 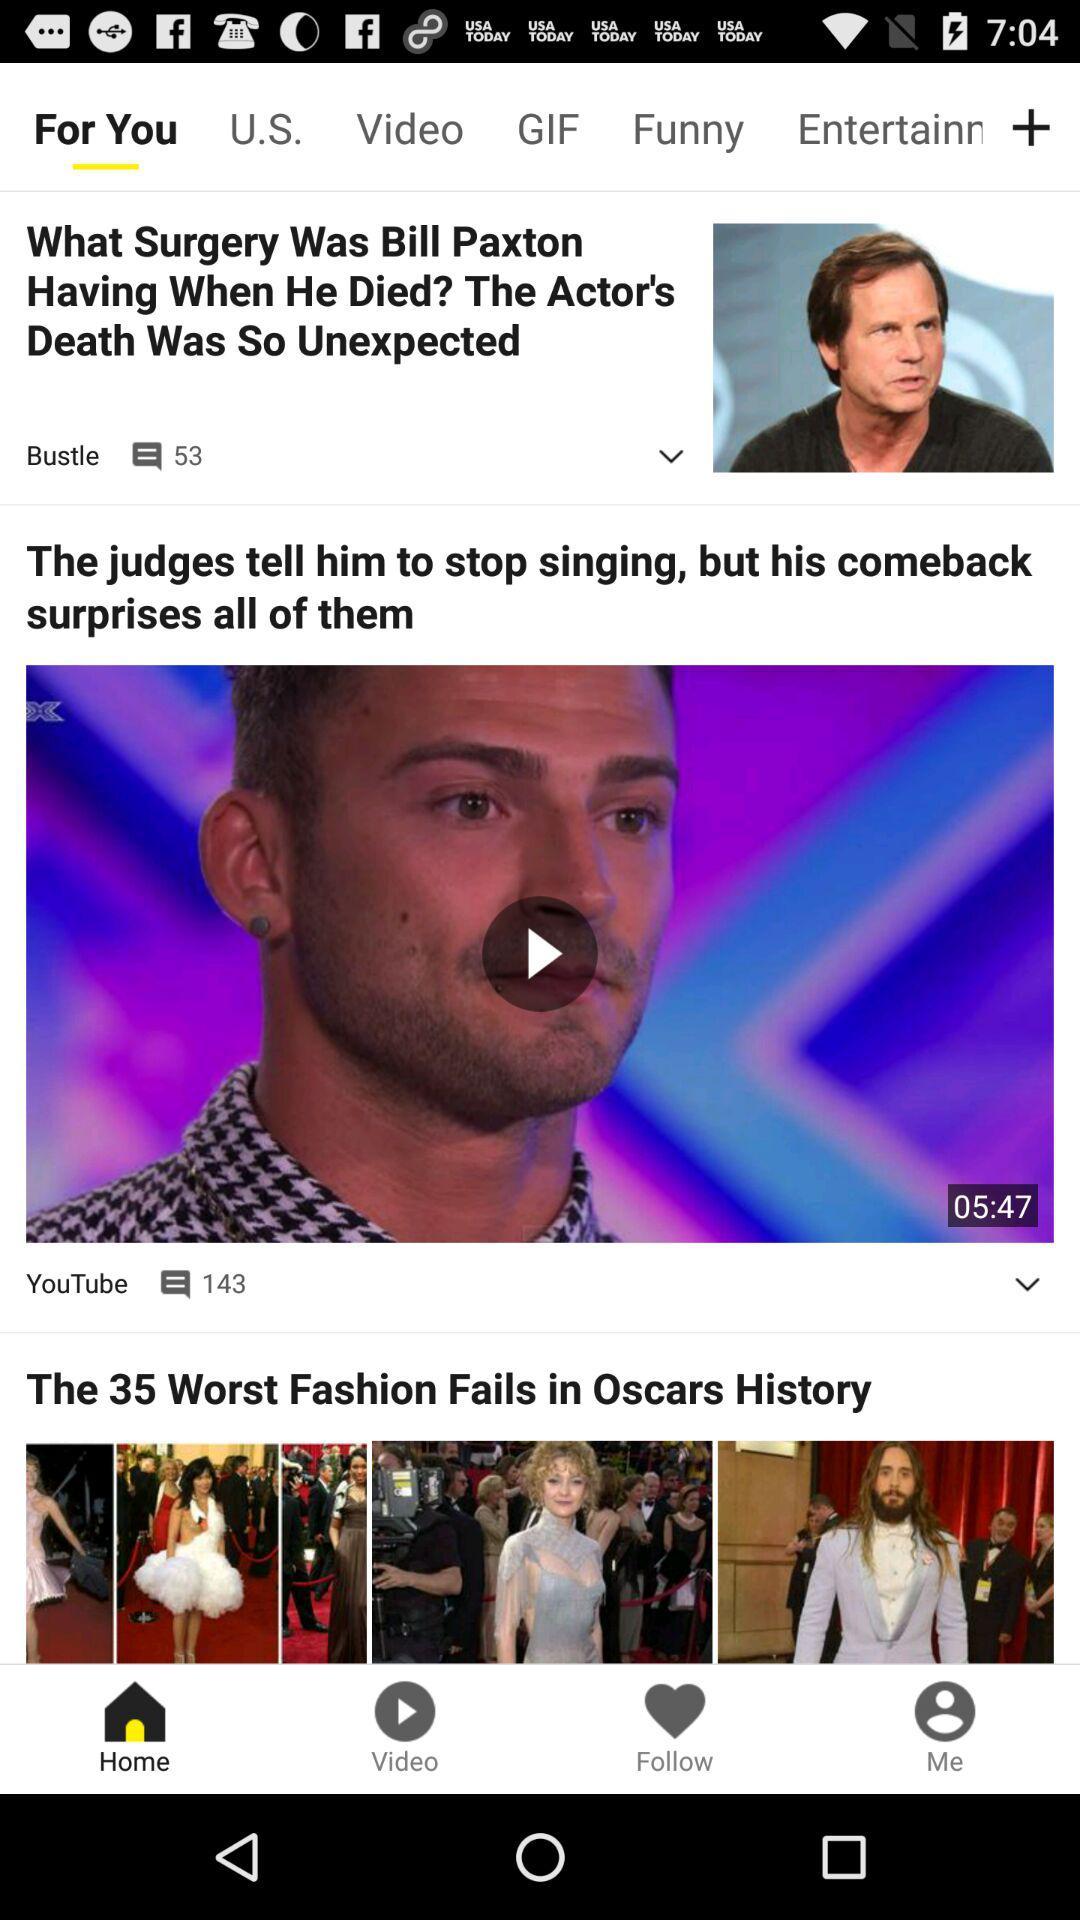 What do you see at coordinates (671, 455) in the screenshot?
I see `more details` at bounding box center [671, 455].